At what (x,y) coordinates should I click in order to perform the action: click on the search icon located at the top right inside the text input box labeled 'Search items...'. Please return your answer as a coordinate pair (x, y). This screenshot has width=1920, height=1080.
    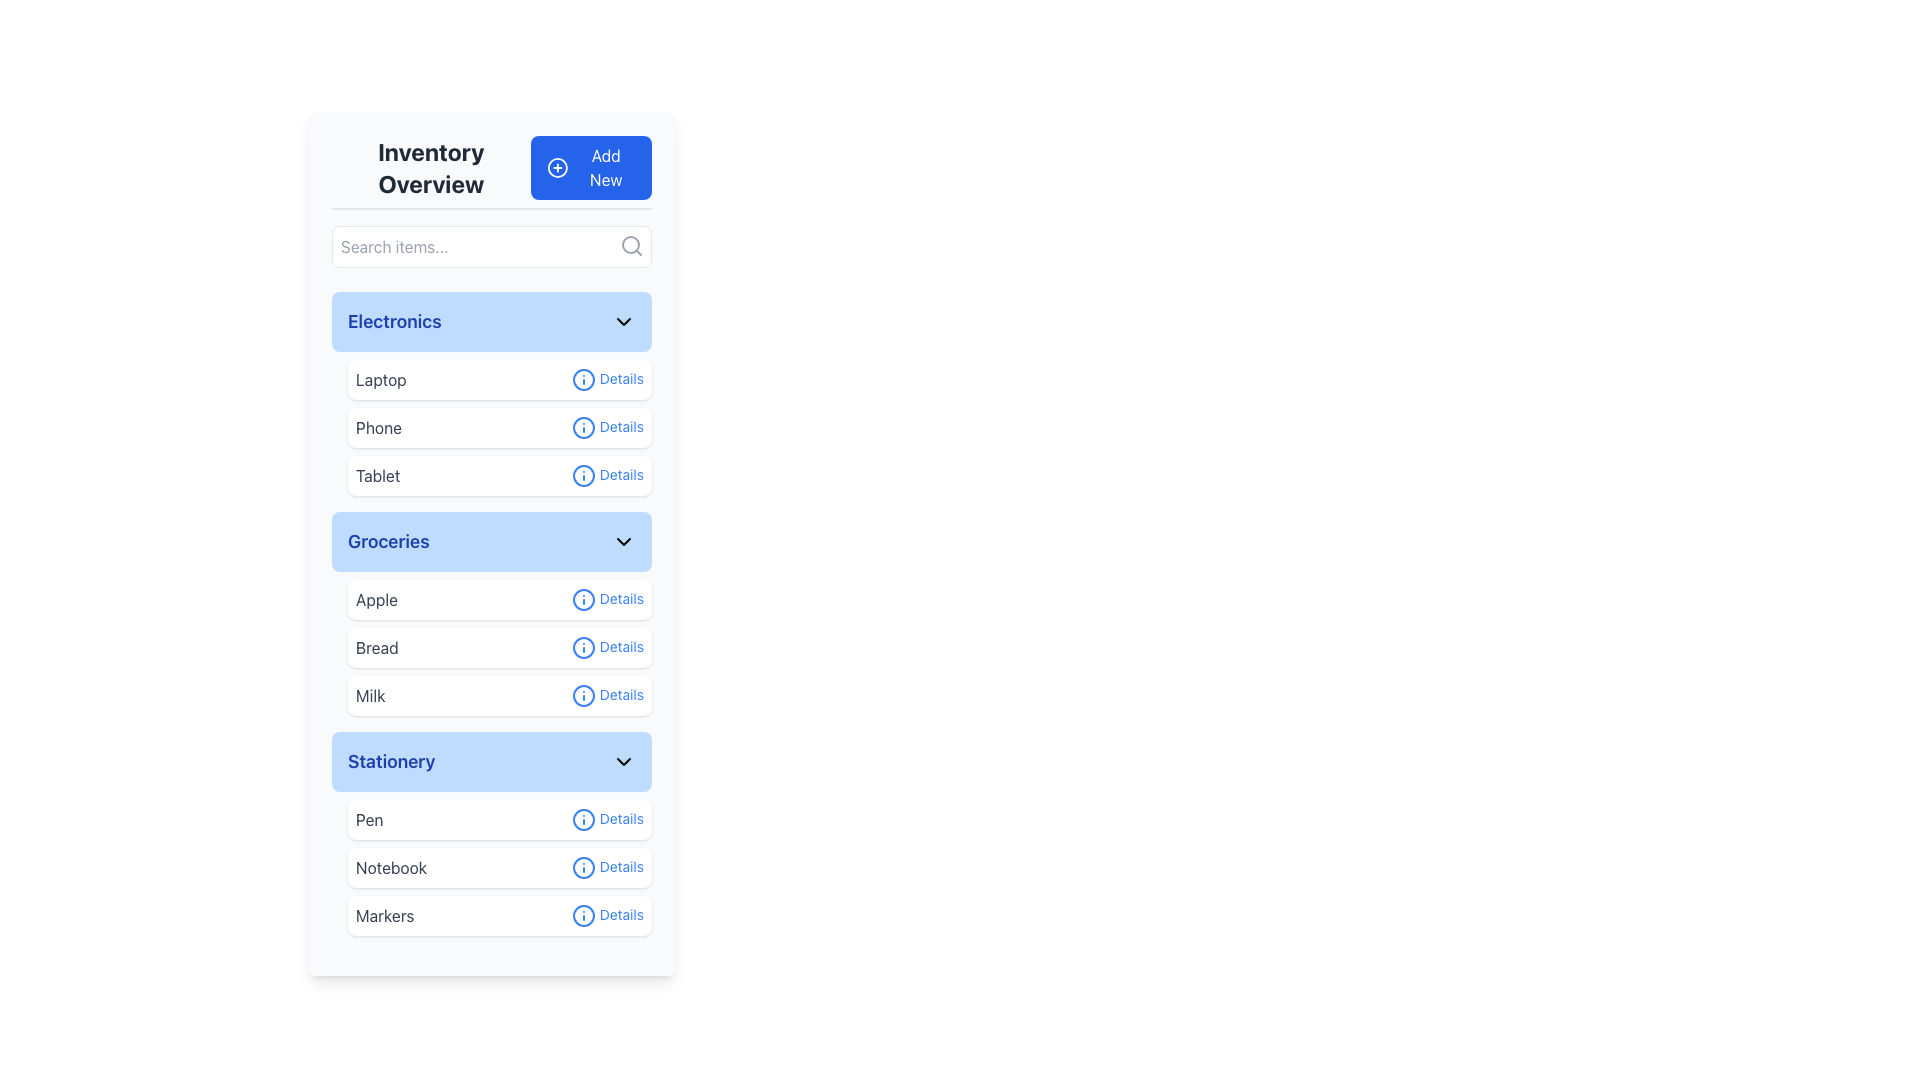
    Looking at the image, I should click on (631, 245).